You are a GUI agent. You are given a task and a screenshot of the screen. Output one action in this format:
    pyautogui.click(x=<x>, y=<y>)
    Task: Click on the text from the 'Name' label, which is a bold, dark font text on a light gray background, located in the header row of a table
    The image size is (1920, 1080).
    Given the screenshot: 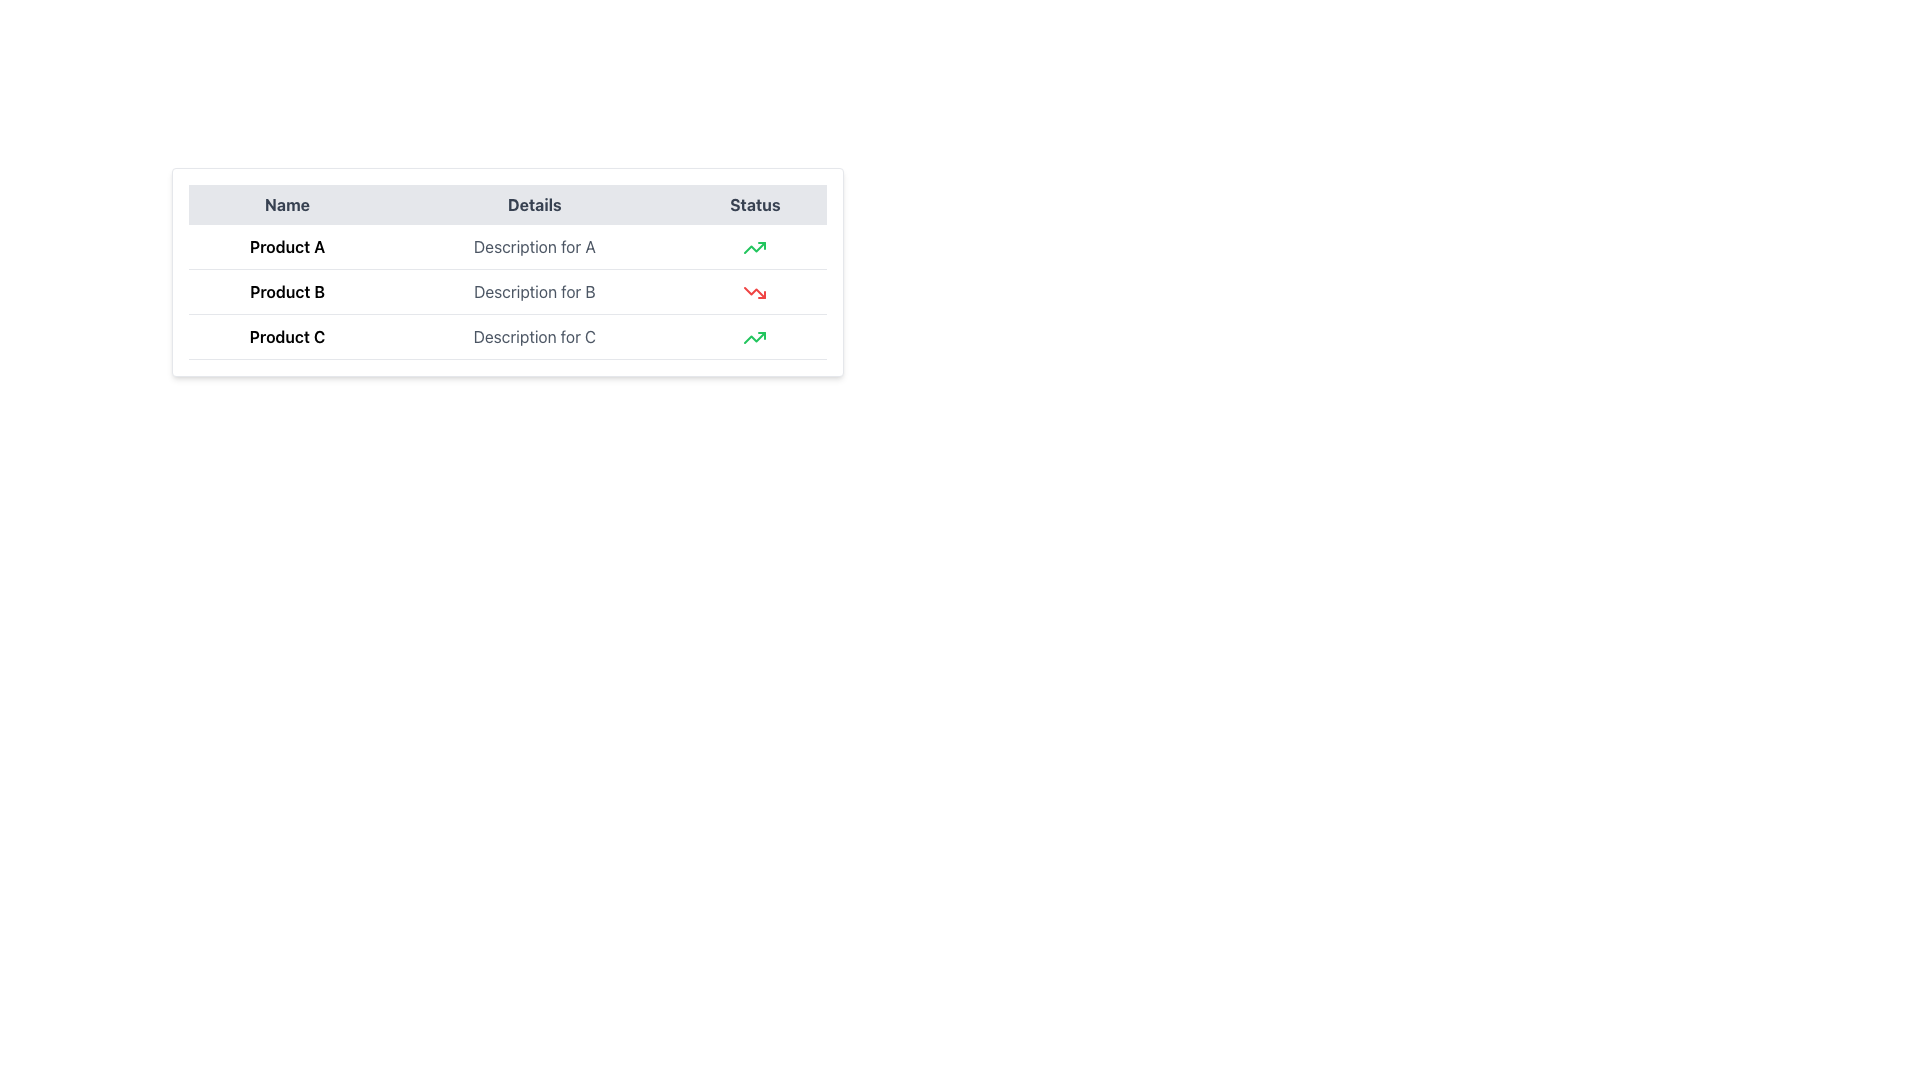 What is the action you would take?
    pyautogui.click(x=286, y=204)
    